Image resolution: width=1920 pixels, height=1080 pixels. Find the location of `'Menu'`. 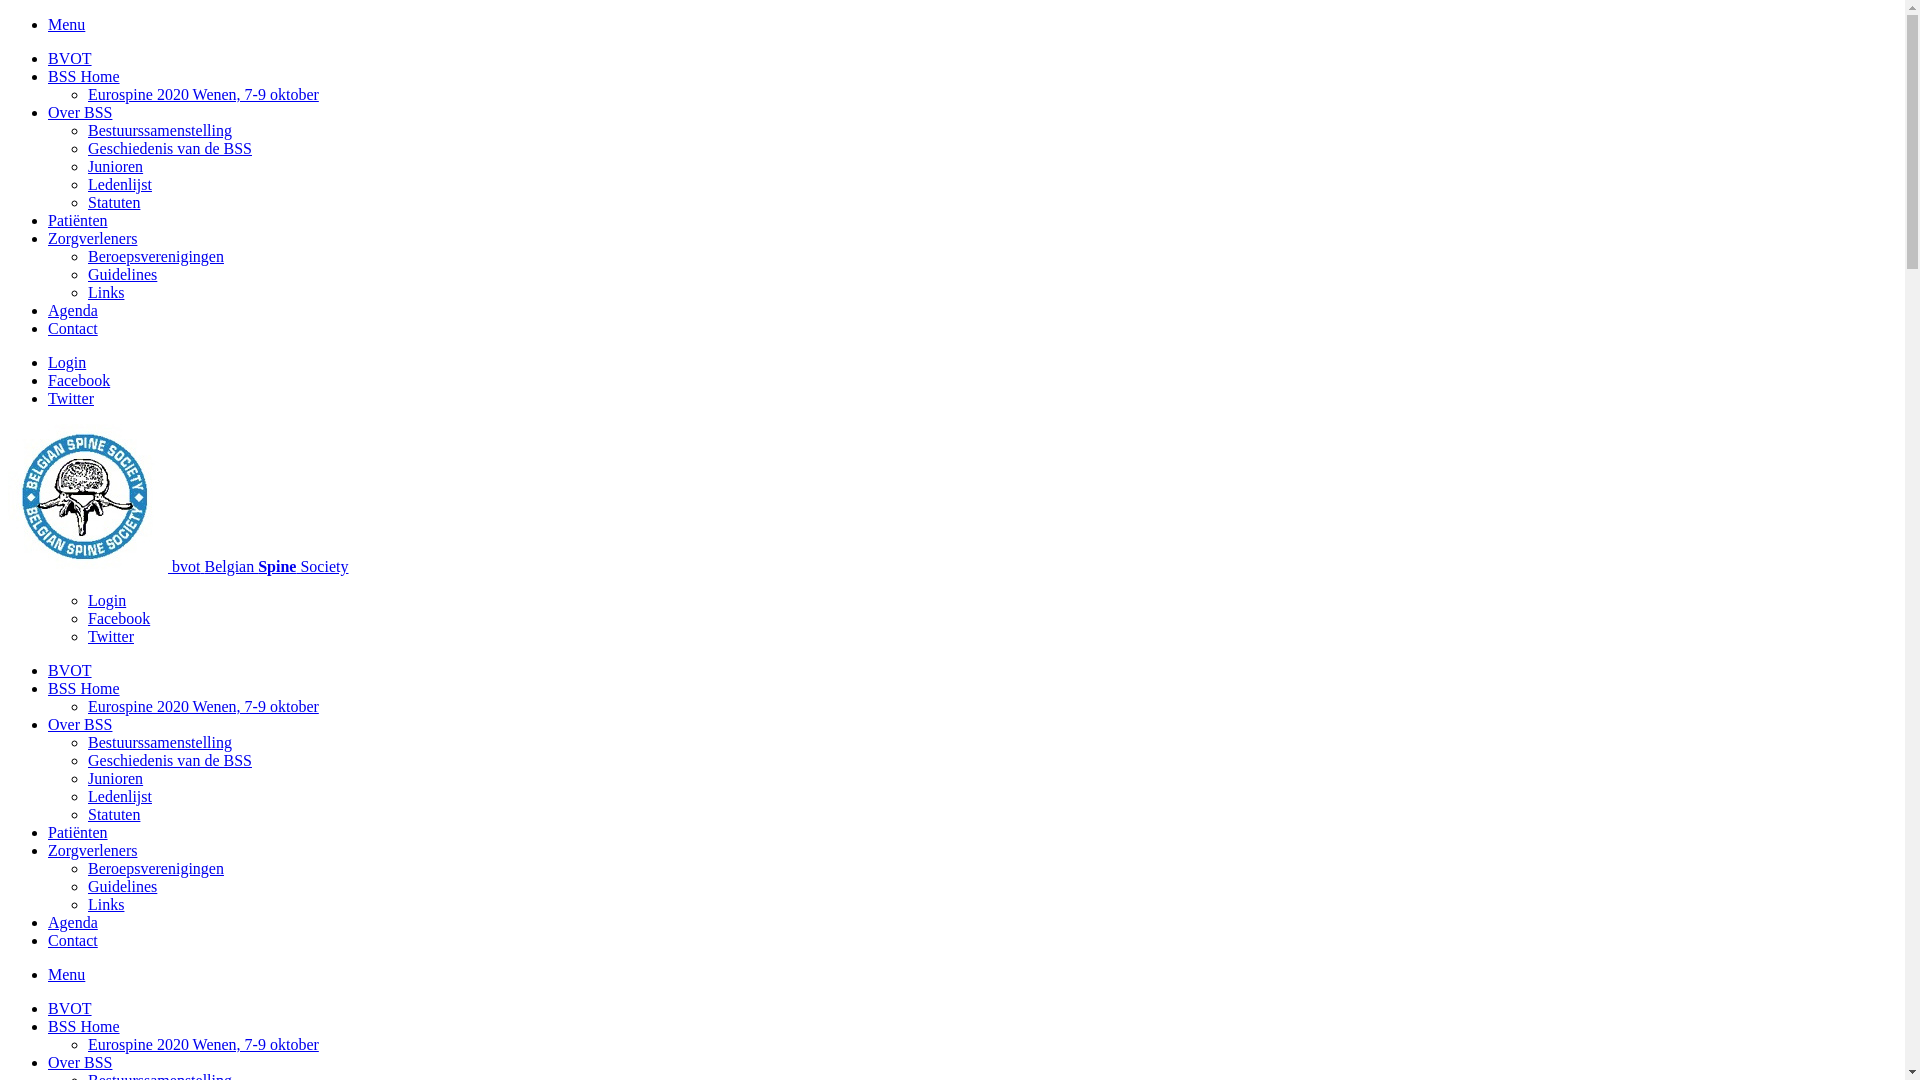

'Menu' is located at coordinates (48, 24).